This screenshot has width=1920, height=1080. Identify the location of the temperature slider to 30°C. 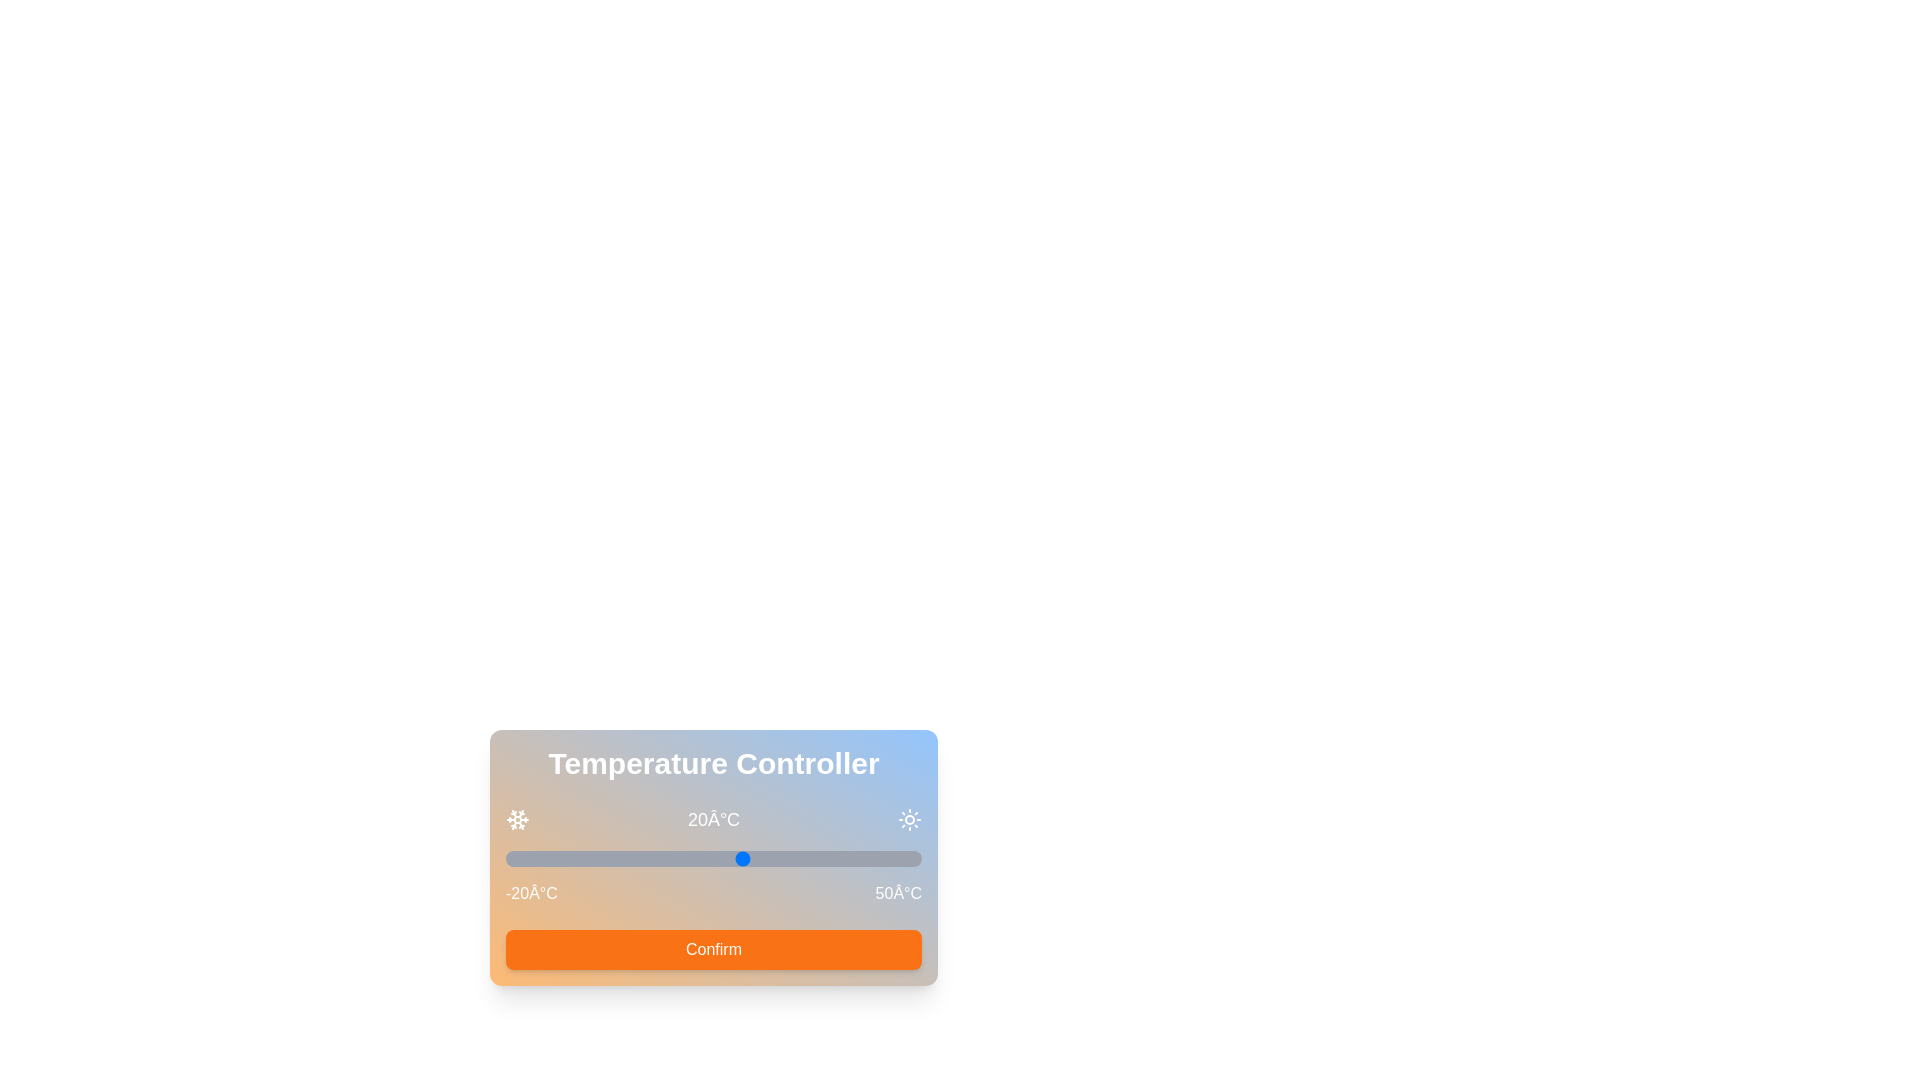
(803, 858).